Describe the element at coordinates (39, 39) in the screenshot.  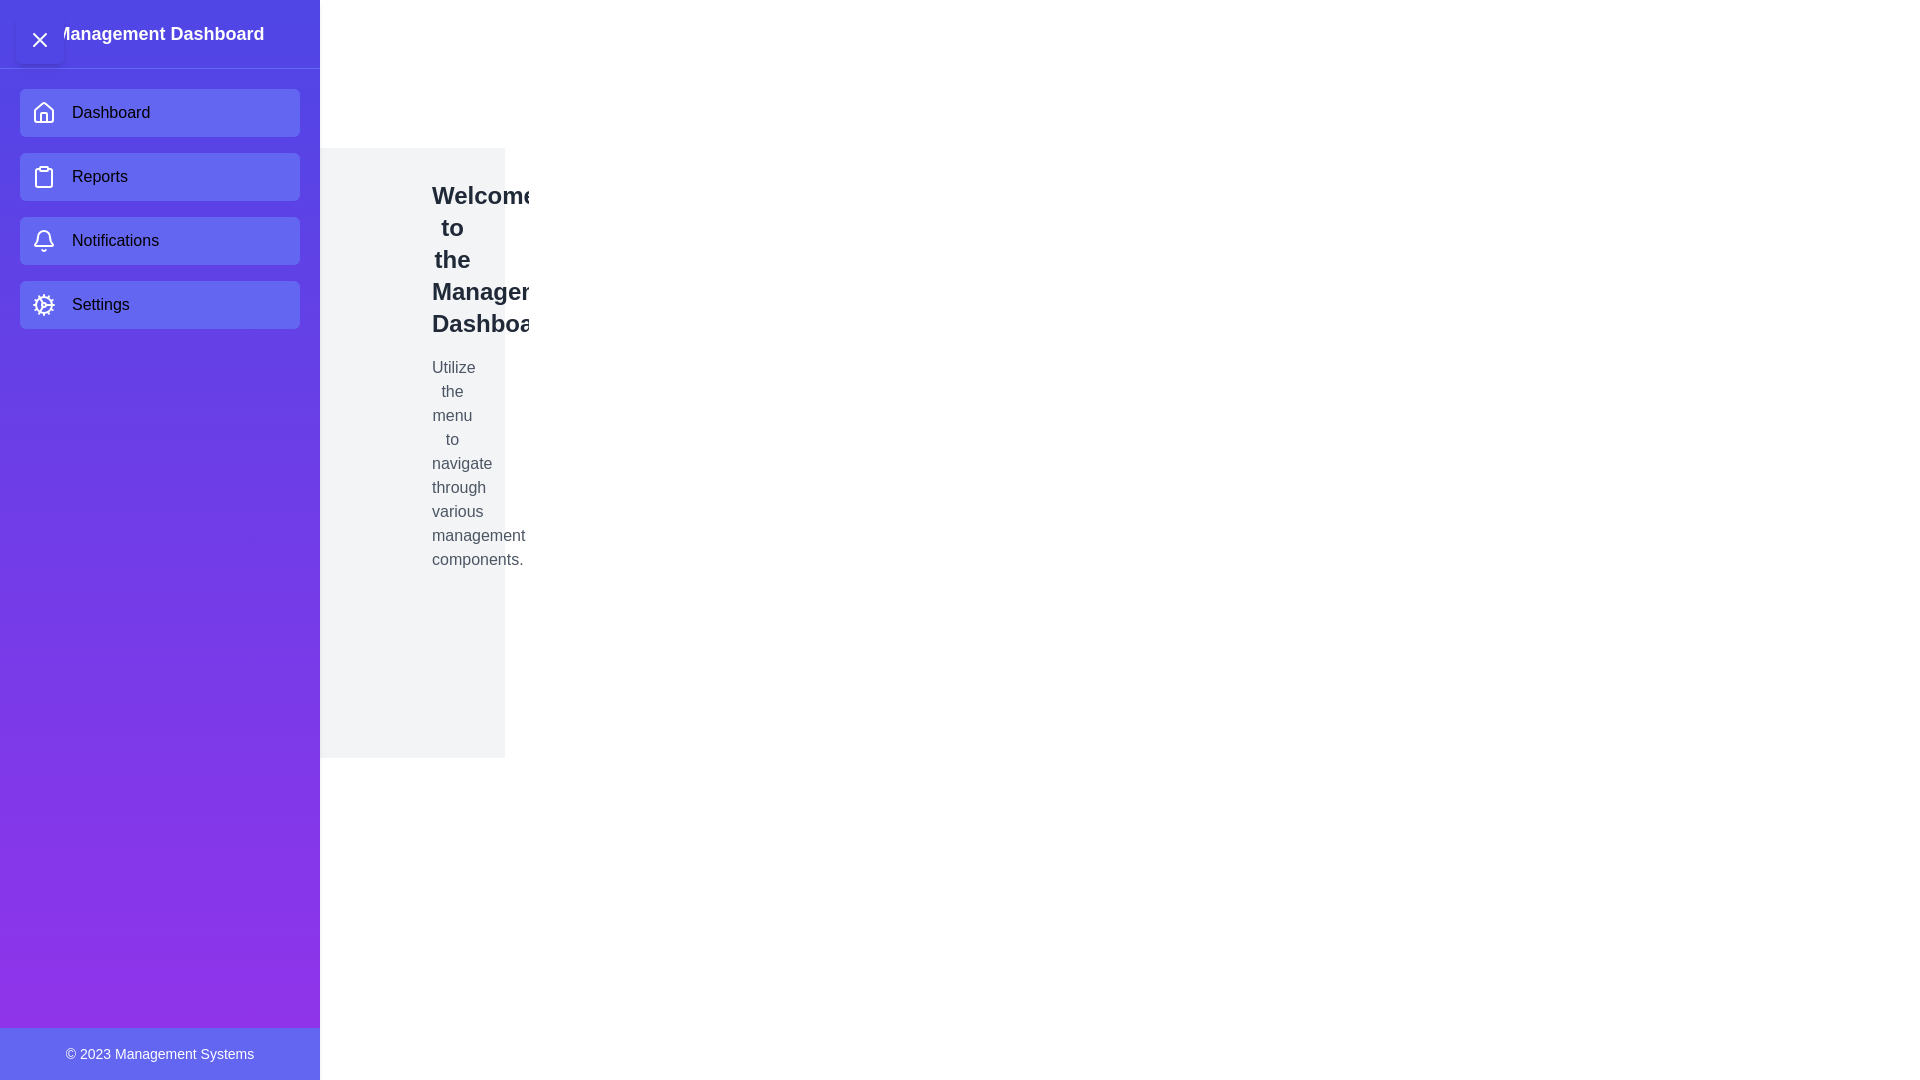
I see `the indigo rounded rectangle button with white text and a cross icon in the top-left corner of the application layout` at that location.